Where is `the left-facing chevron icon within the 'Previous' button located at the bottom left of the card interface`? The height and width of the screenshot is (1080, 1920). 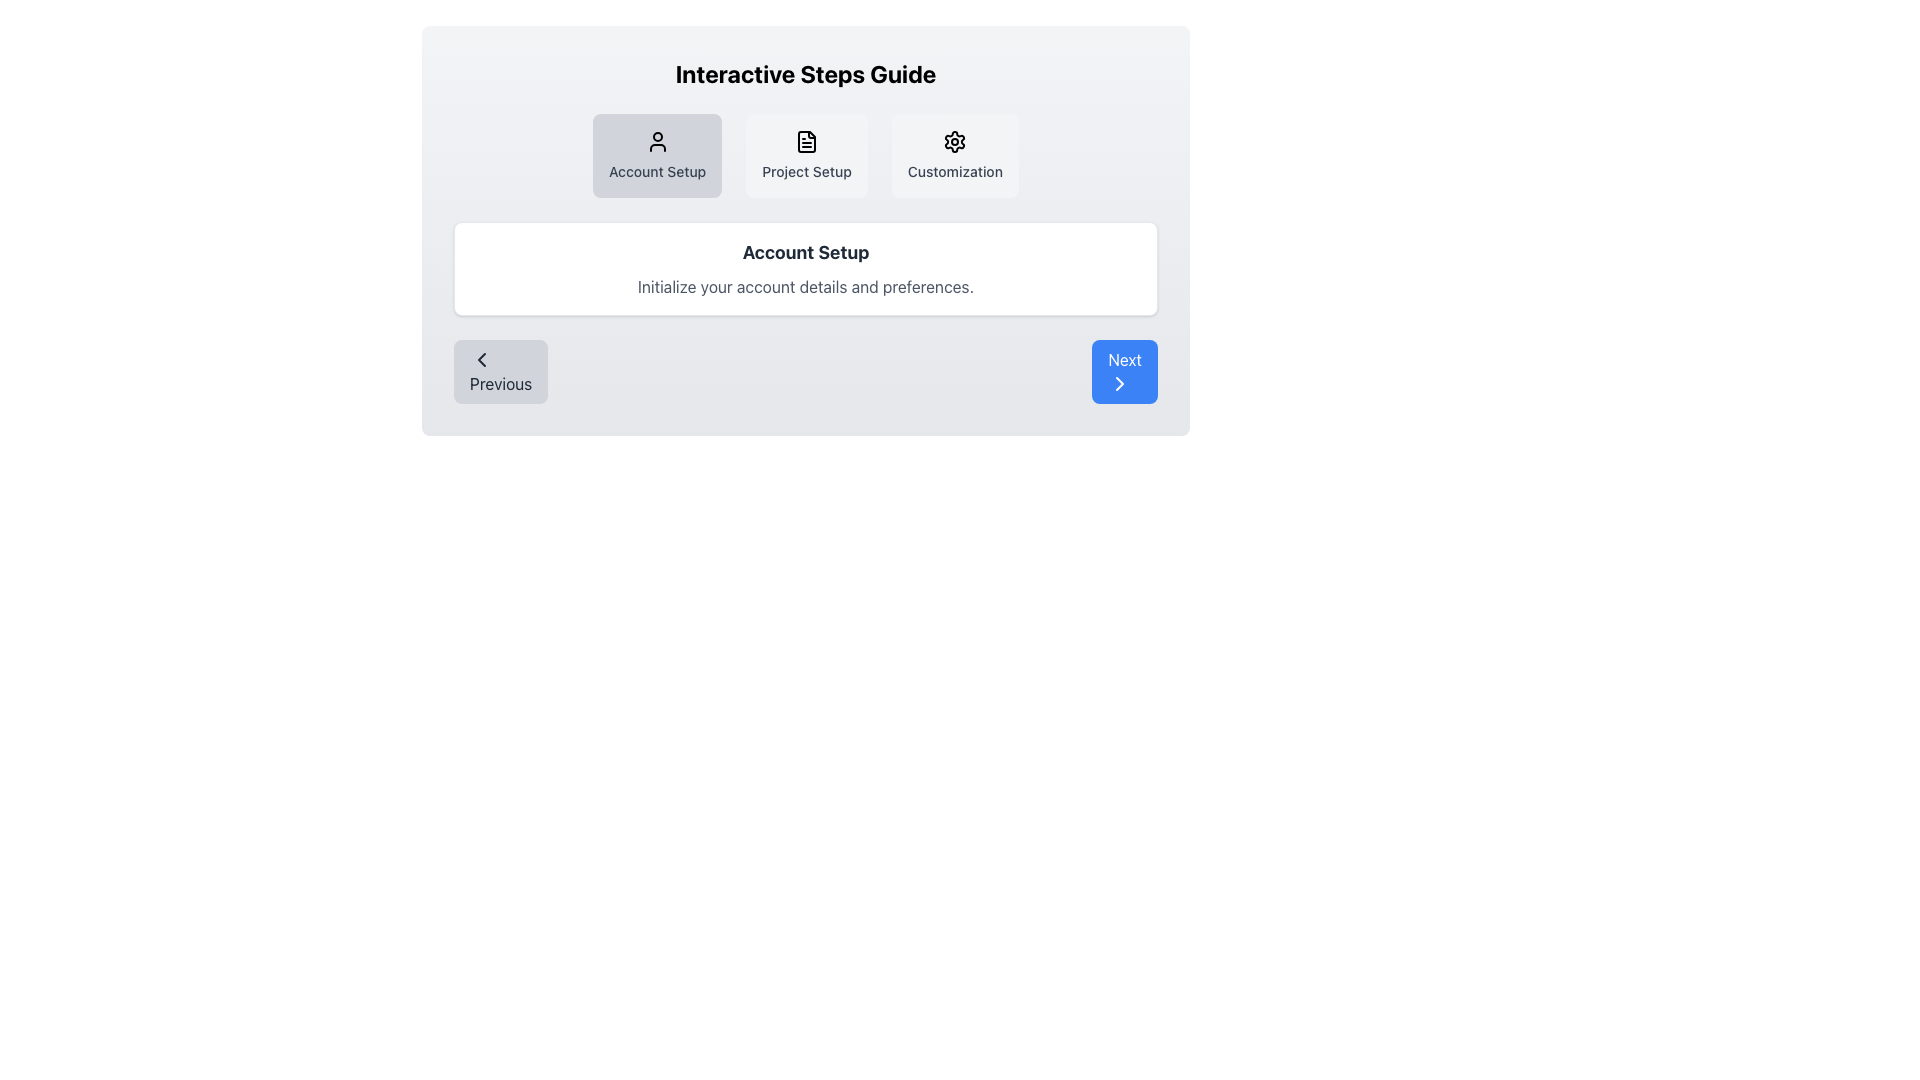
the left-facing chevron icon within the 'Previous' button located at the bottom left of the card interface is located at coordinates (481, 358).